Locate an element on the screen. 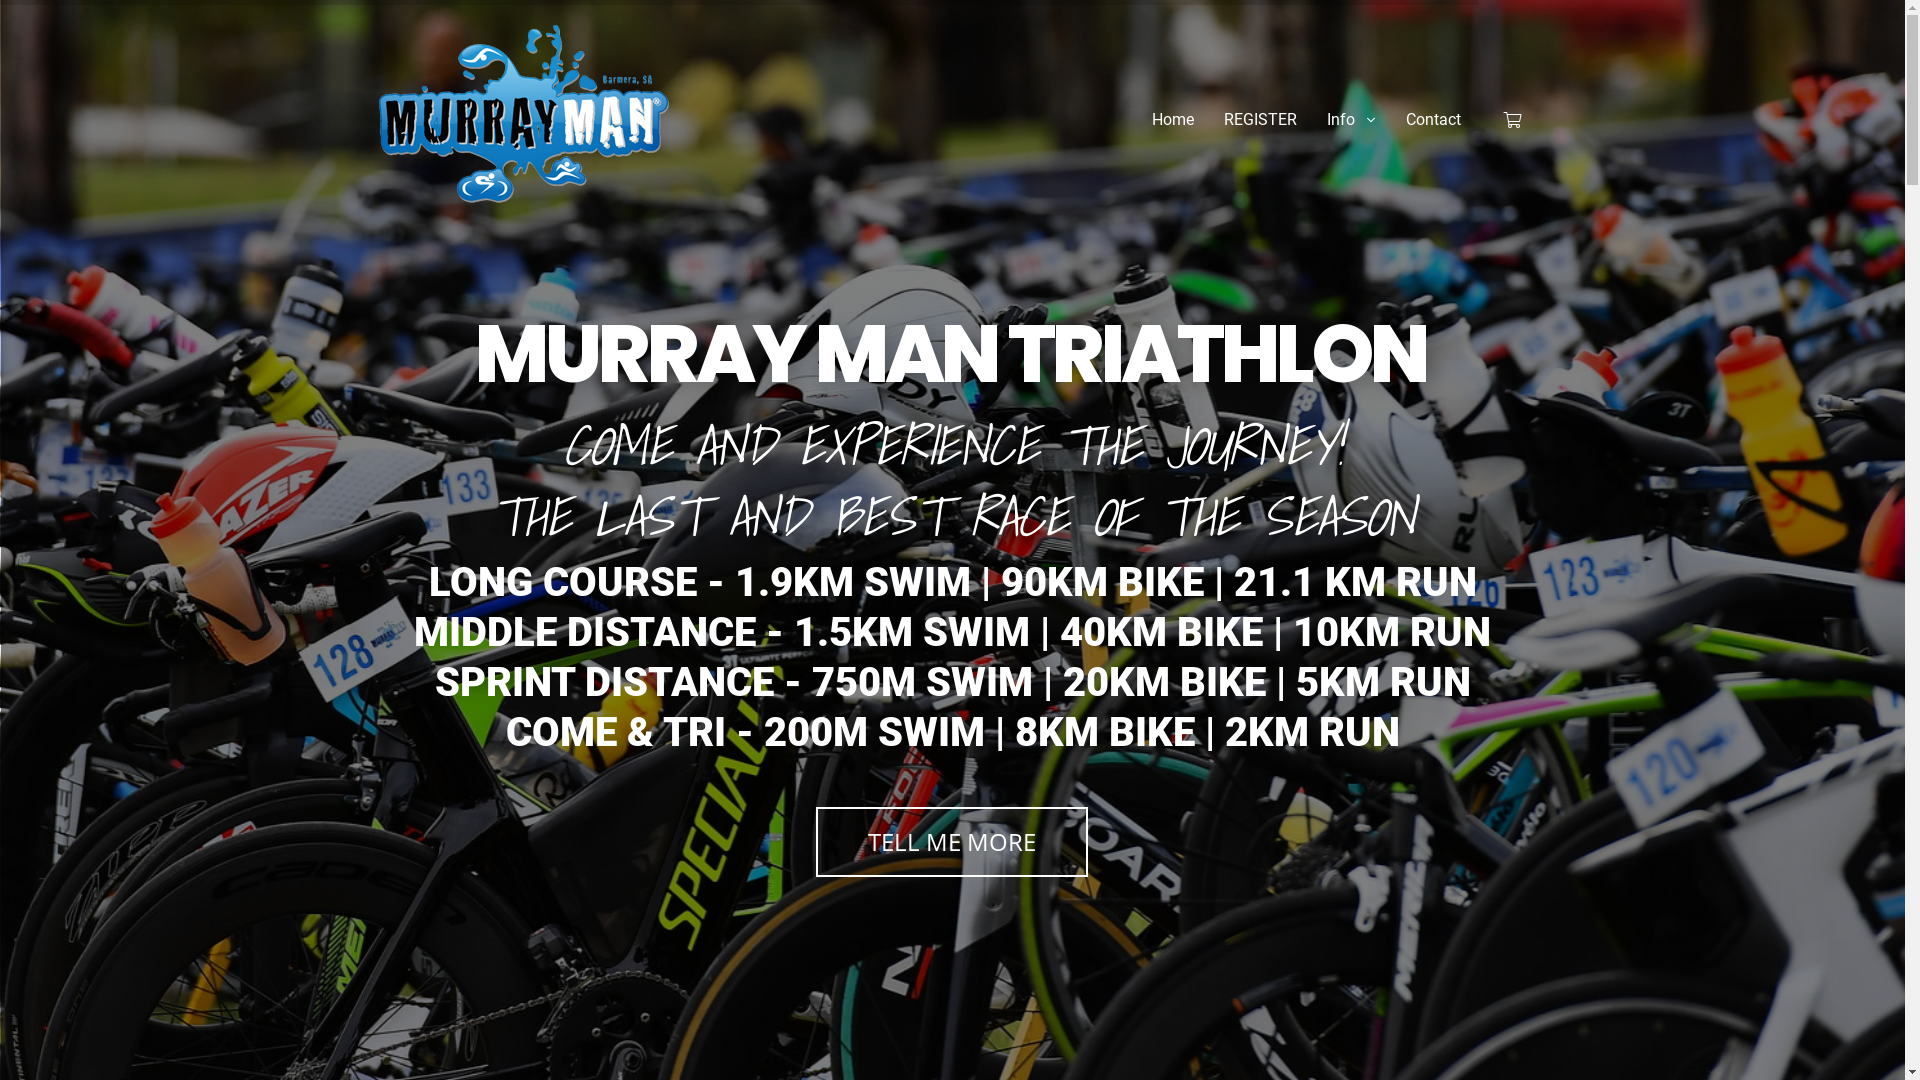 Image resolution: width=1920 pixels, height=1080 pixels. 'Home' is located at coordinates (1137, 119).